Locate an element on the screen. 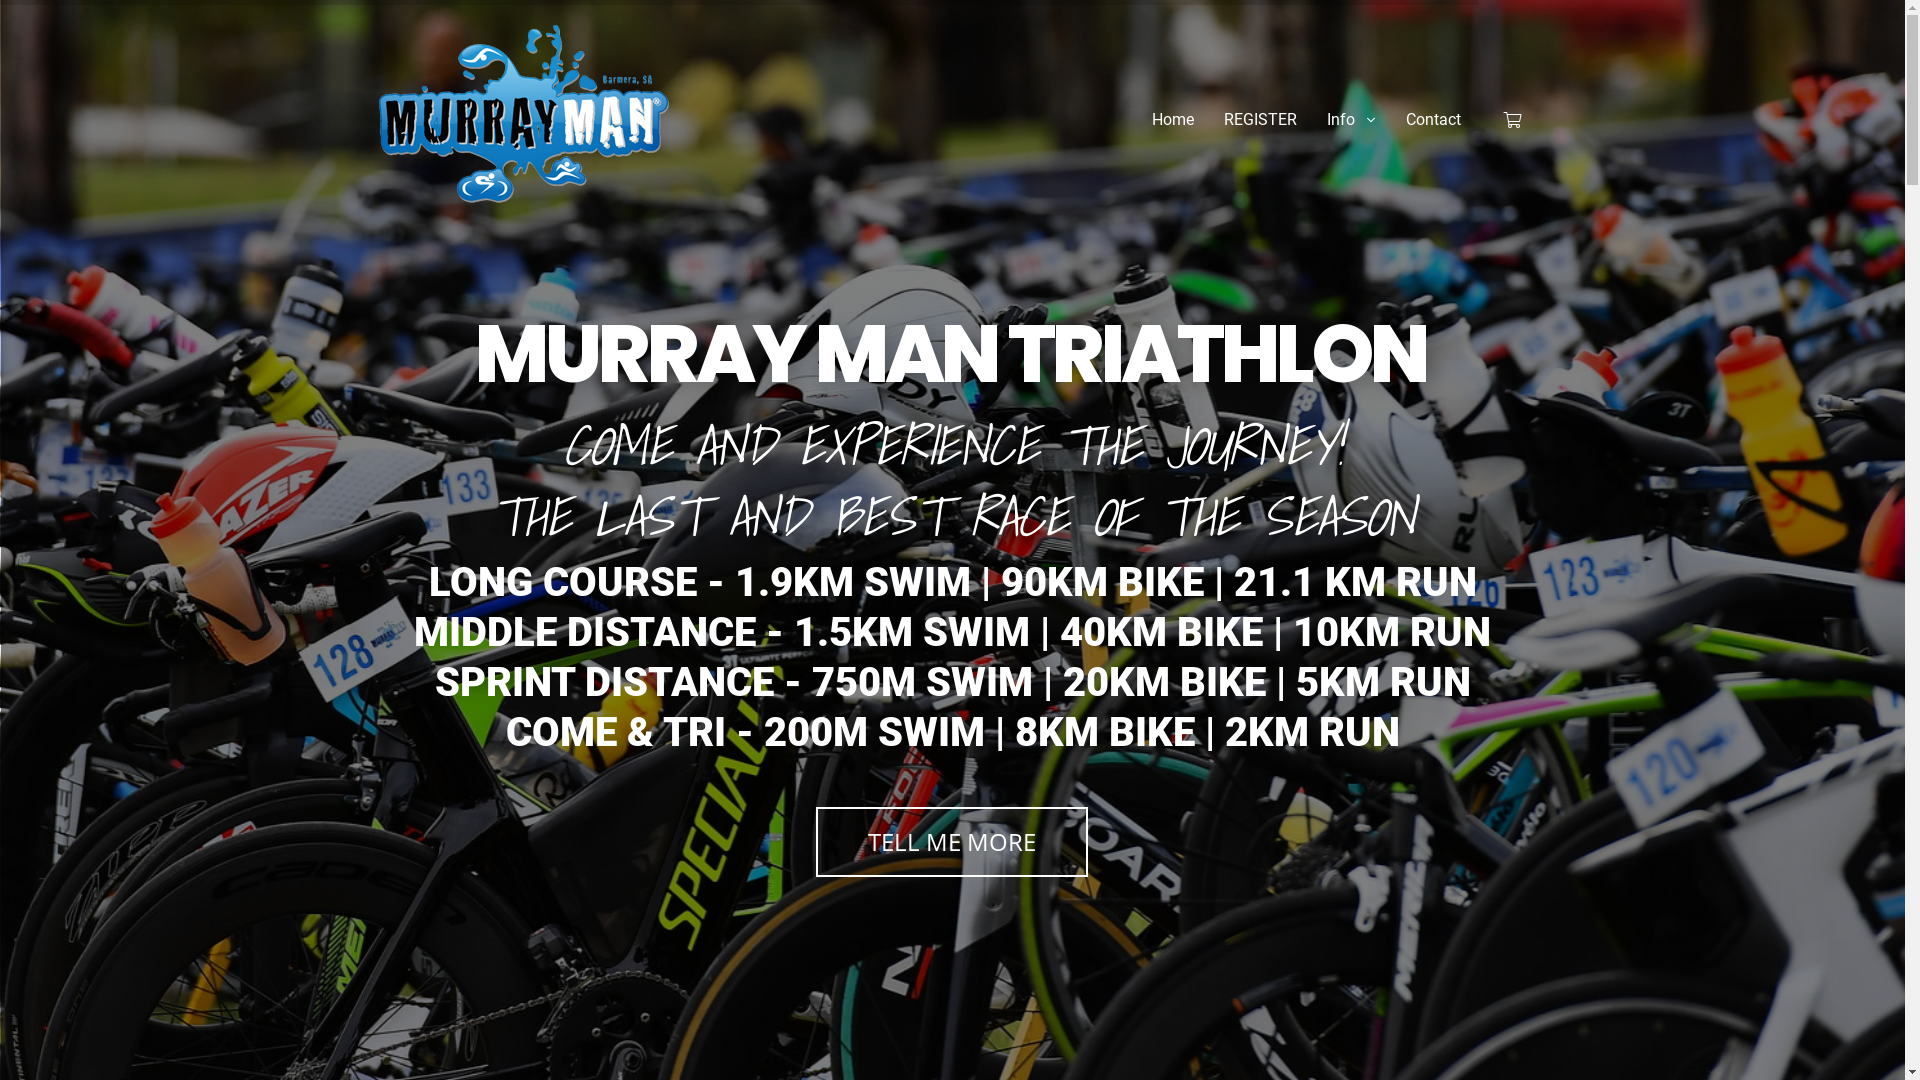 Image resolution: width=1920 pixels, height=1080 pixels. 'Home' is located at coordinates (1137, 119).